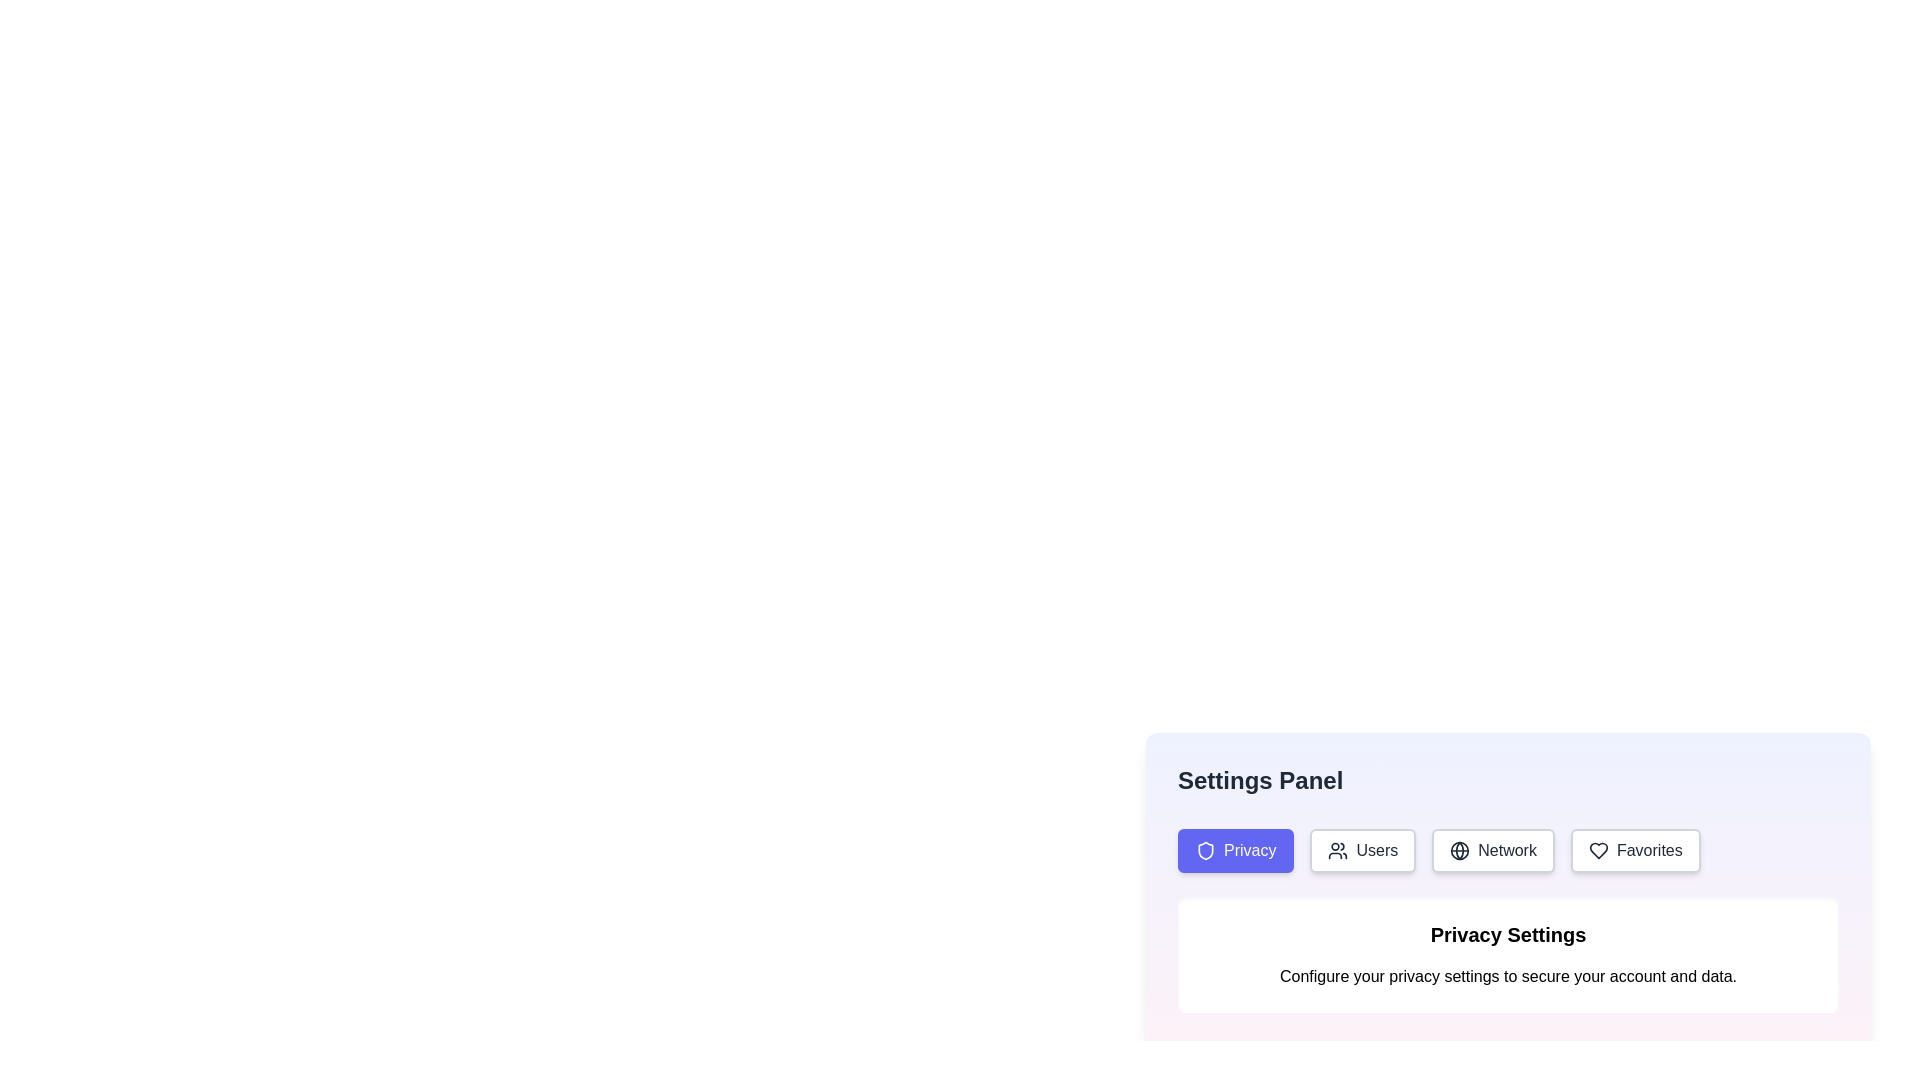 This screenshot has height=1080, width=1920. I want to click on the icon representing a group of people, which is located to the left of the 'Users' button in the settings options area, so click(1338, 851).